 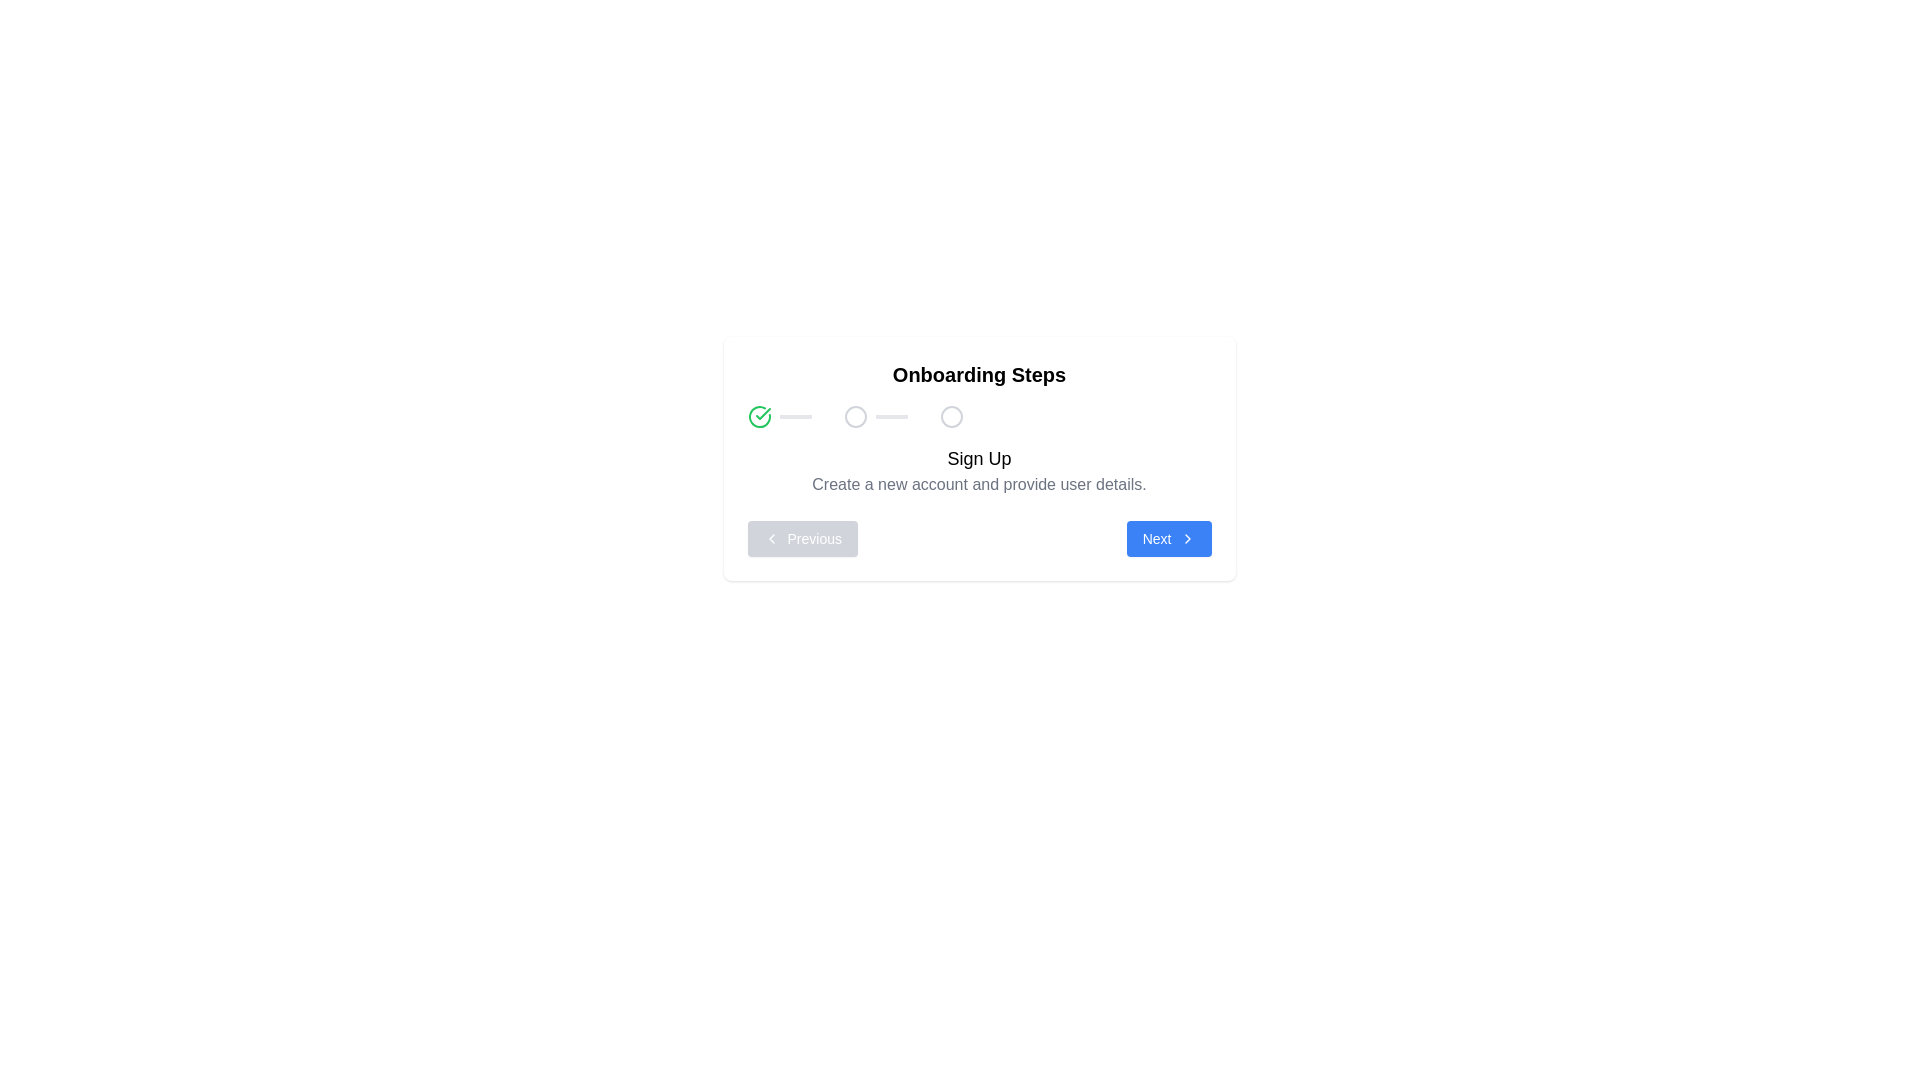 I want to click on text label that is part of the 'Next' button located at the bottom-center of the UI panel, adjacent to the chevron icon, so click(x=1157, y=538).